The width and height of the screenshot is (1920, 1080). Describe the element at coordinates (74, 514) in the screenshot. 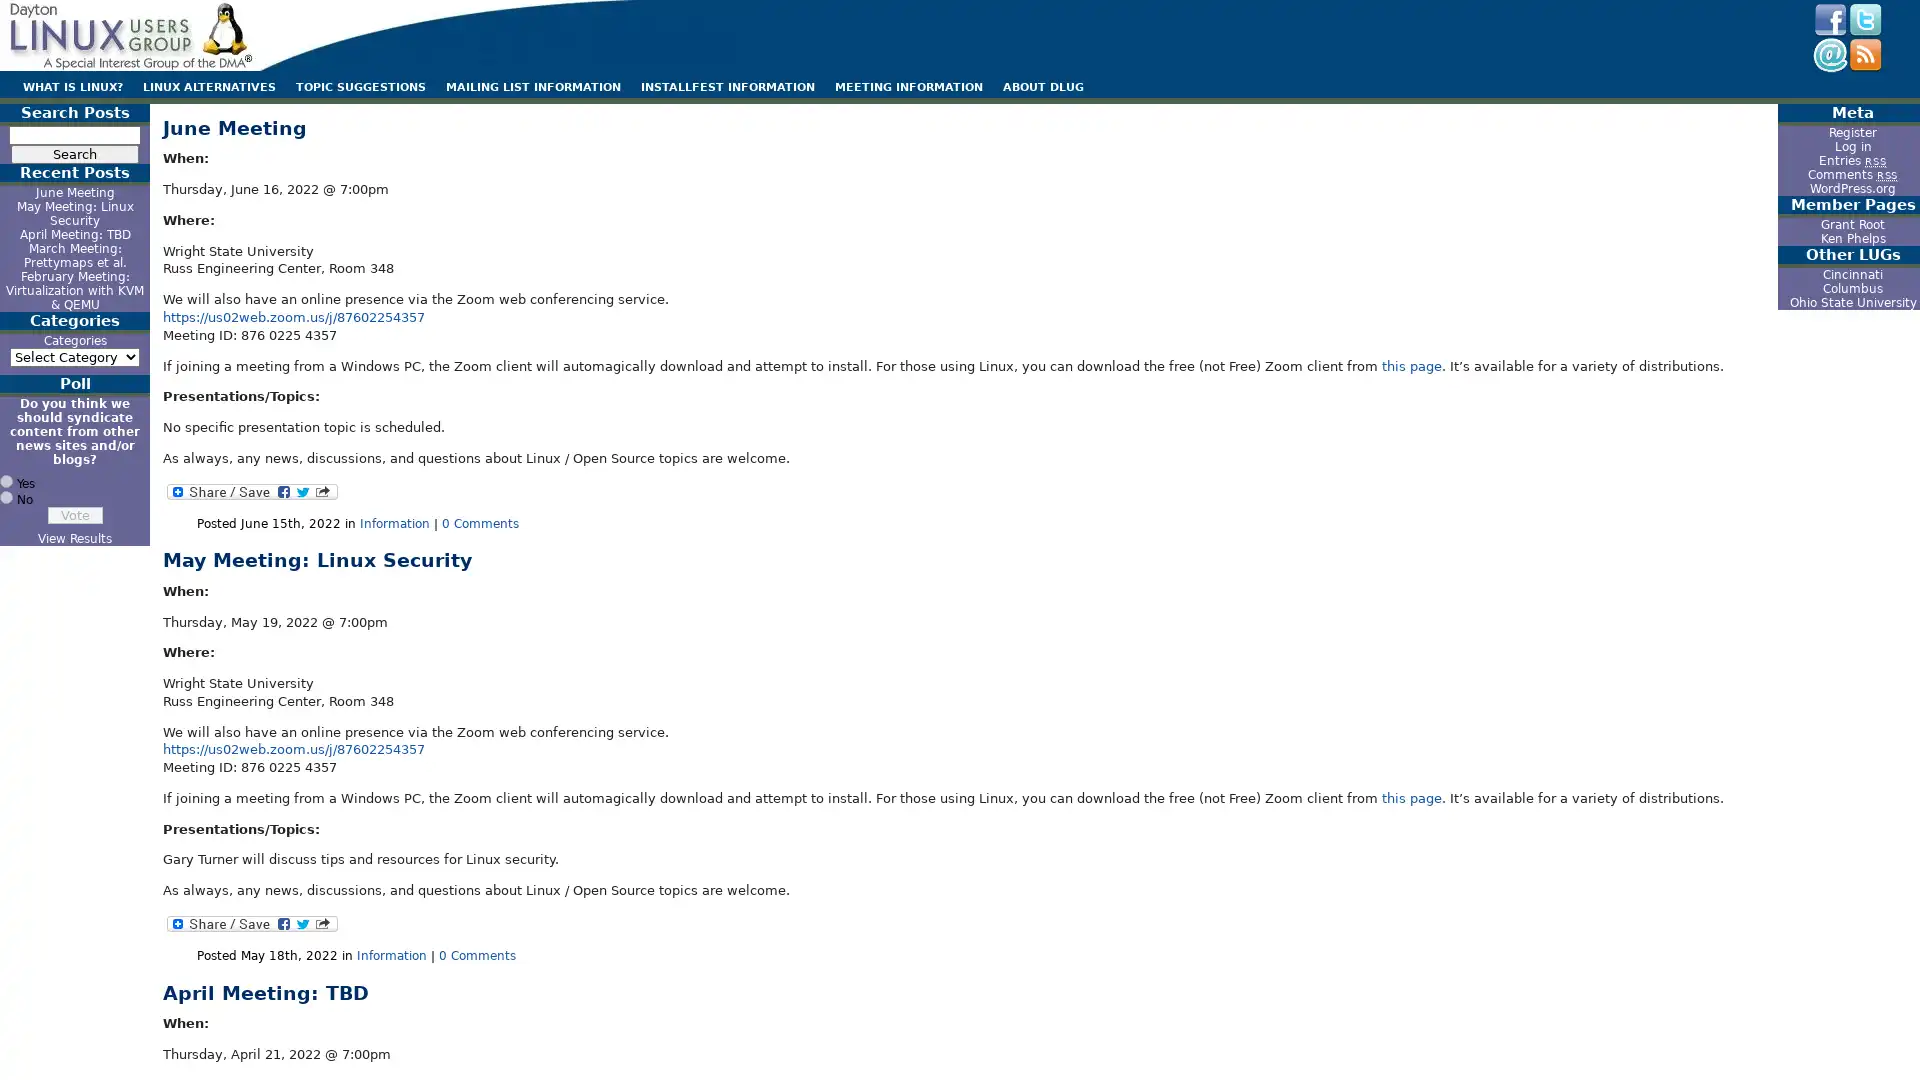

I see `Vote` at that location.